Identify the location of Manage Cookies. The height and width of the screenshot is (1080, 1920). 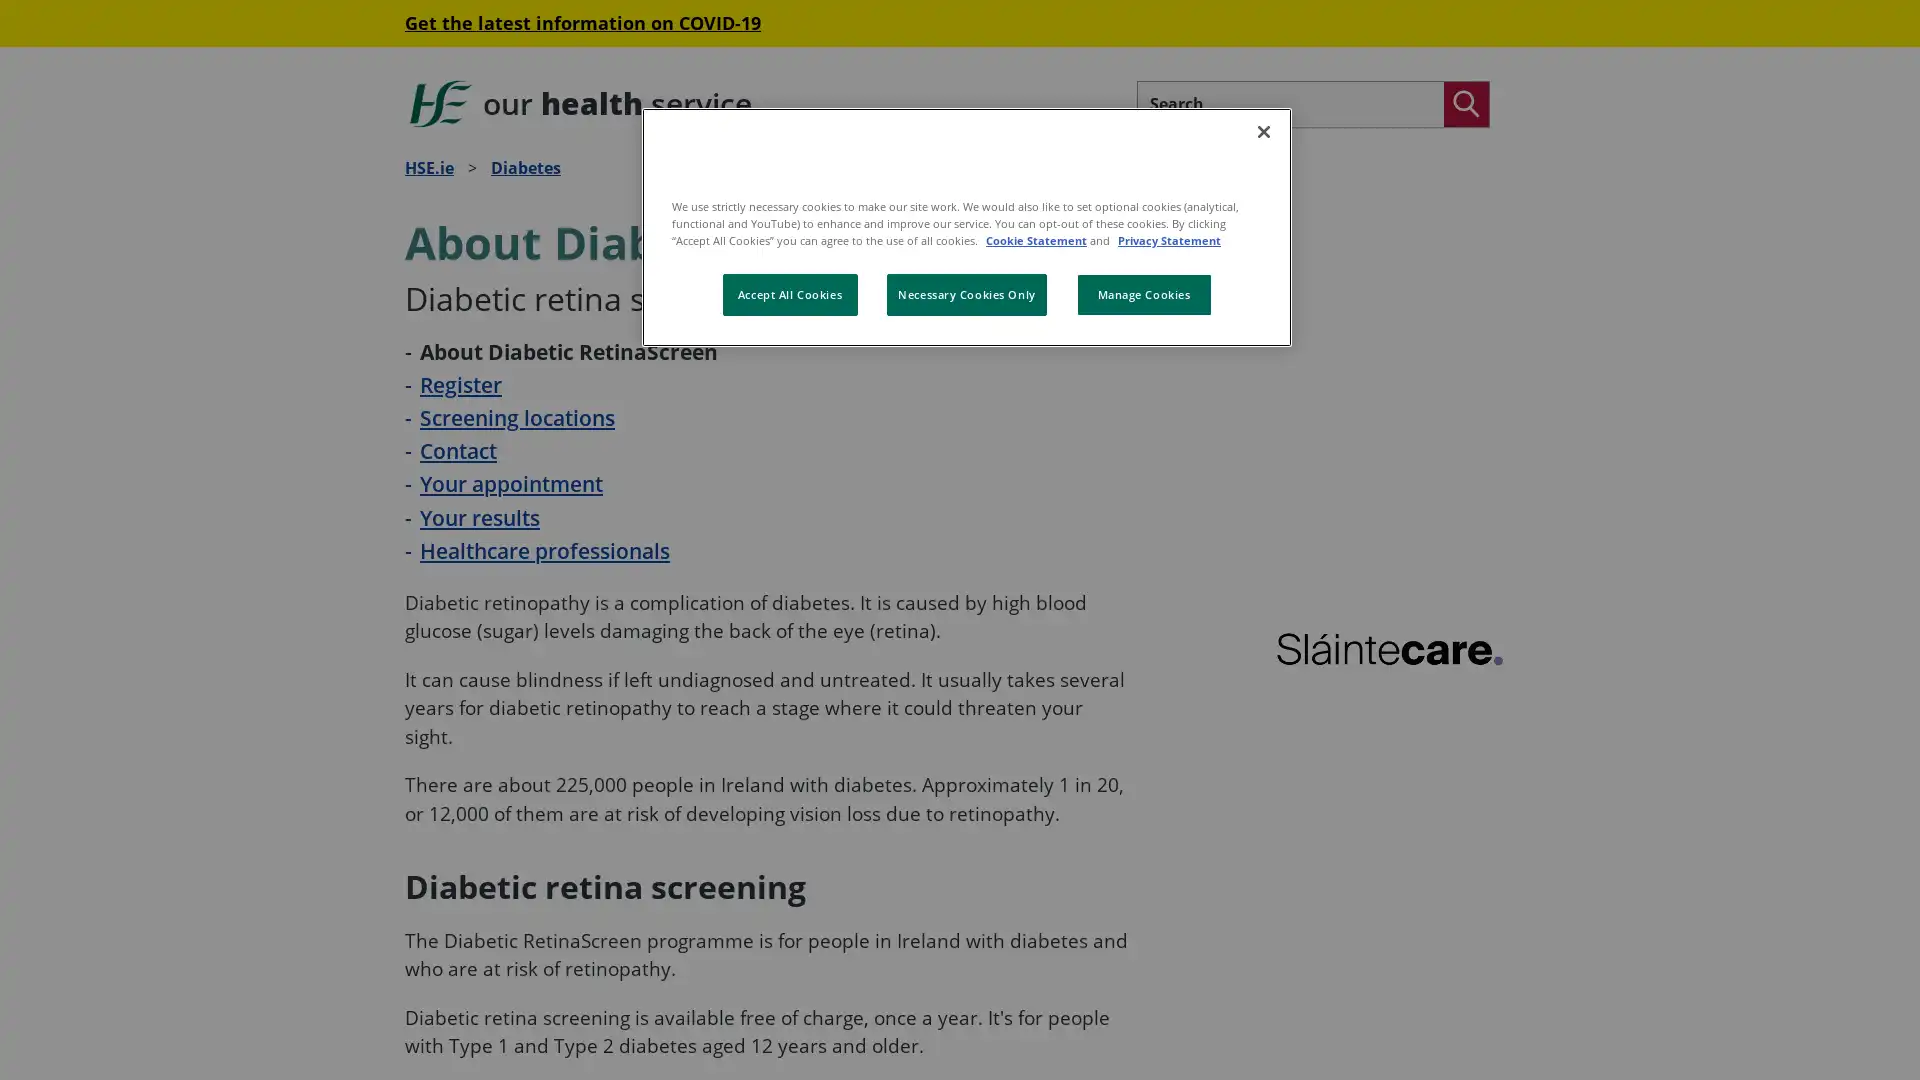
(1143, 294).